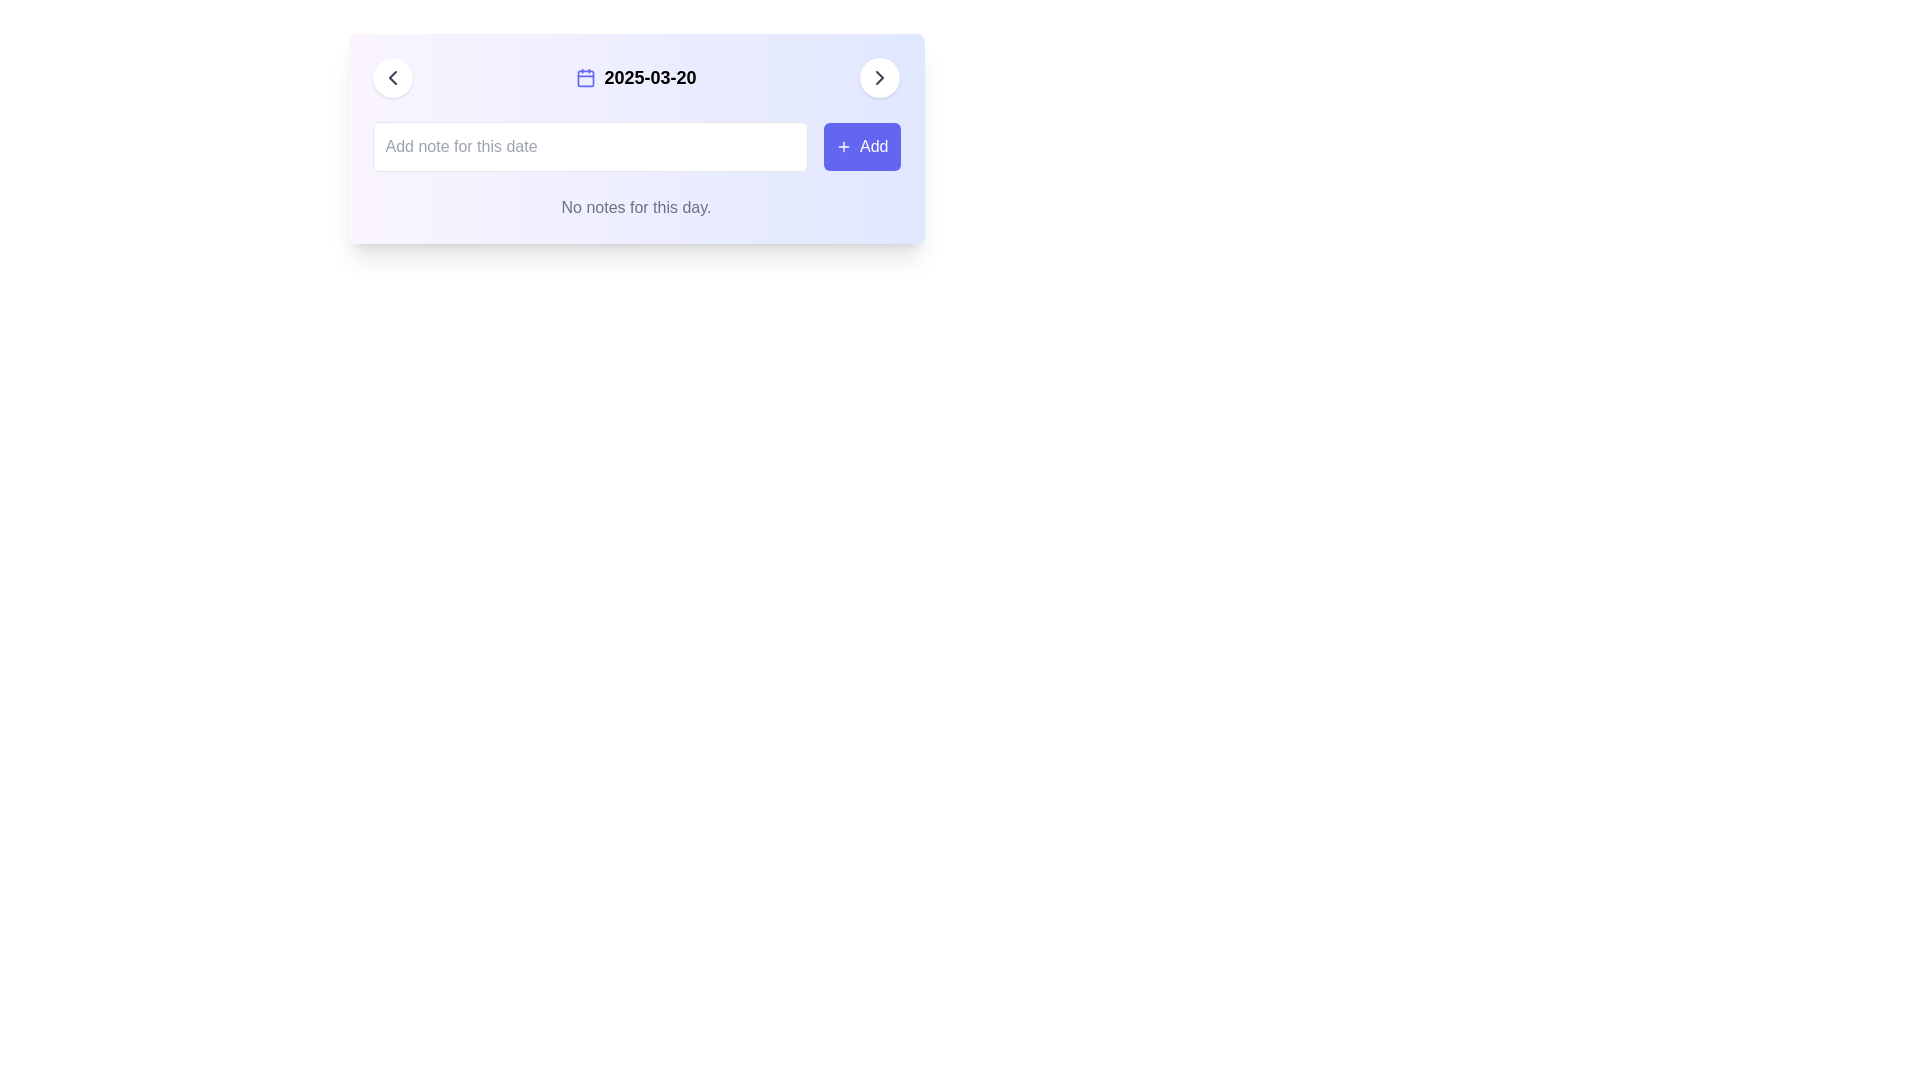 This screenshot has width=1920, height=1080. Describe the element at coordinates (880, 76) in the screenshot. I see `the right-pointing arrow icon, which is styled with thin lines and is part of a navigation panel next to the date '2025-03-20'` at that location.